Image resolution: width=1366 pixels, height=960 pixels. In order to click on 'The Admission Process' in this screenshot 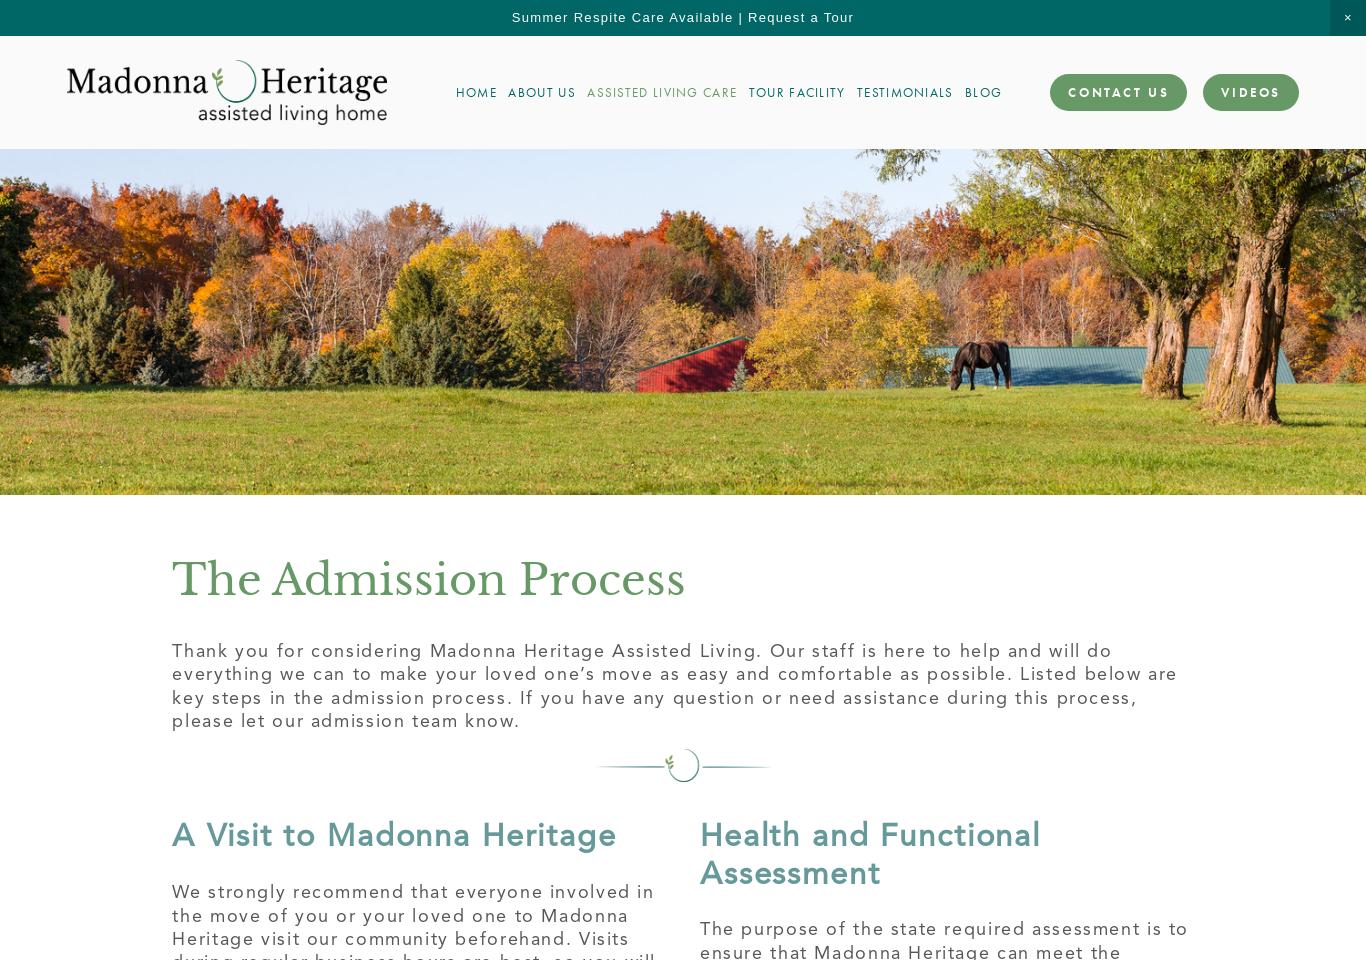, I will do `click(428, 578)`.